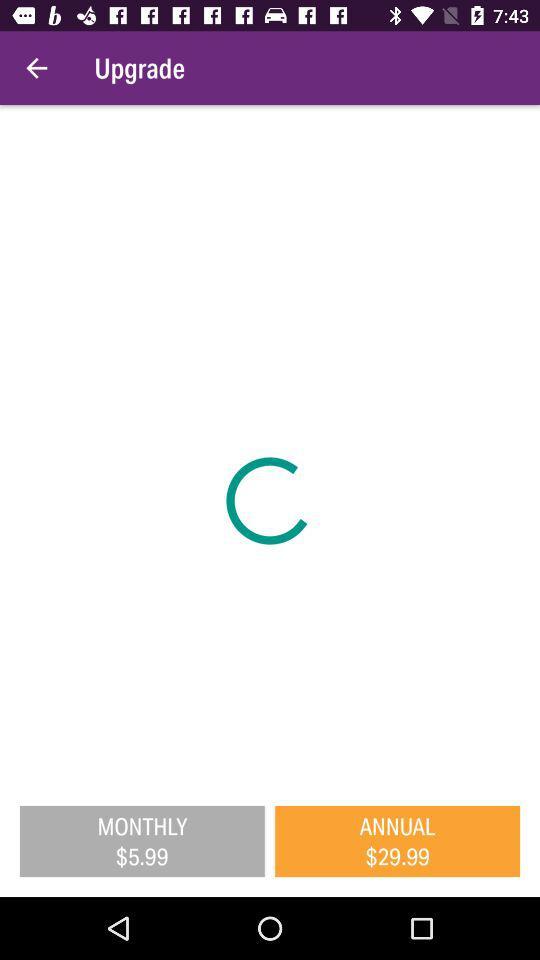 Image resolution: width=540 pixels, height=960 pixels. What do you see at coordinates (36, 68) in the screenshot?
I see `icon next to upgrade item` at bounding box center [36, 68].